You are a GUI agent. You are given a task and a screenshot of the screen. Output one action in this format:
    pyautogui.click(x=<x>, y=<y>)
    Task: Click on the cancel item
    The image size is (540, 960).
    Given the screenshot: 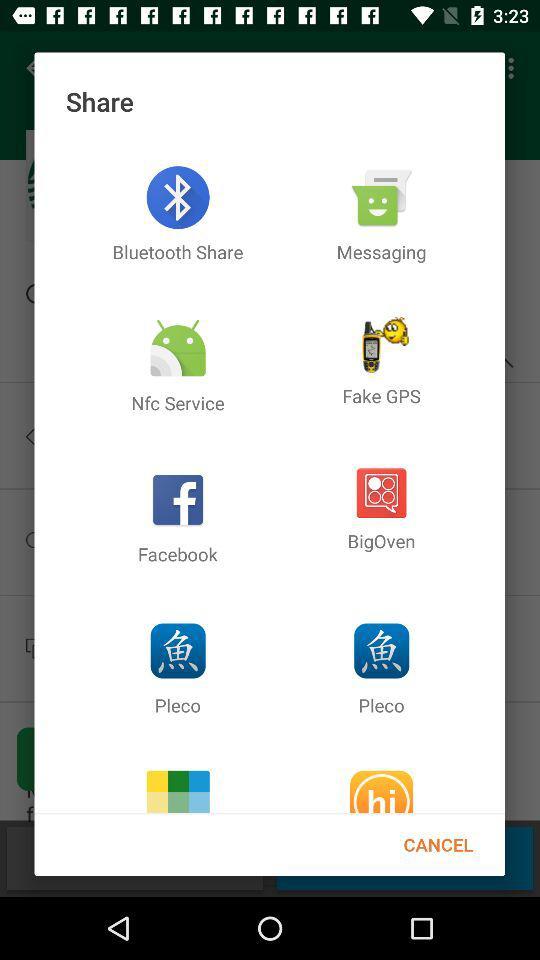 What is the action you would take?
    pyautogui.click(x=437, y=843)
    